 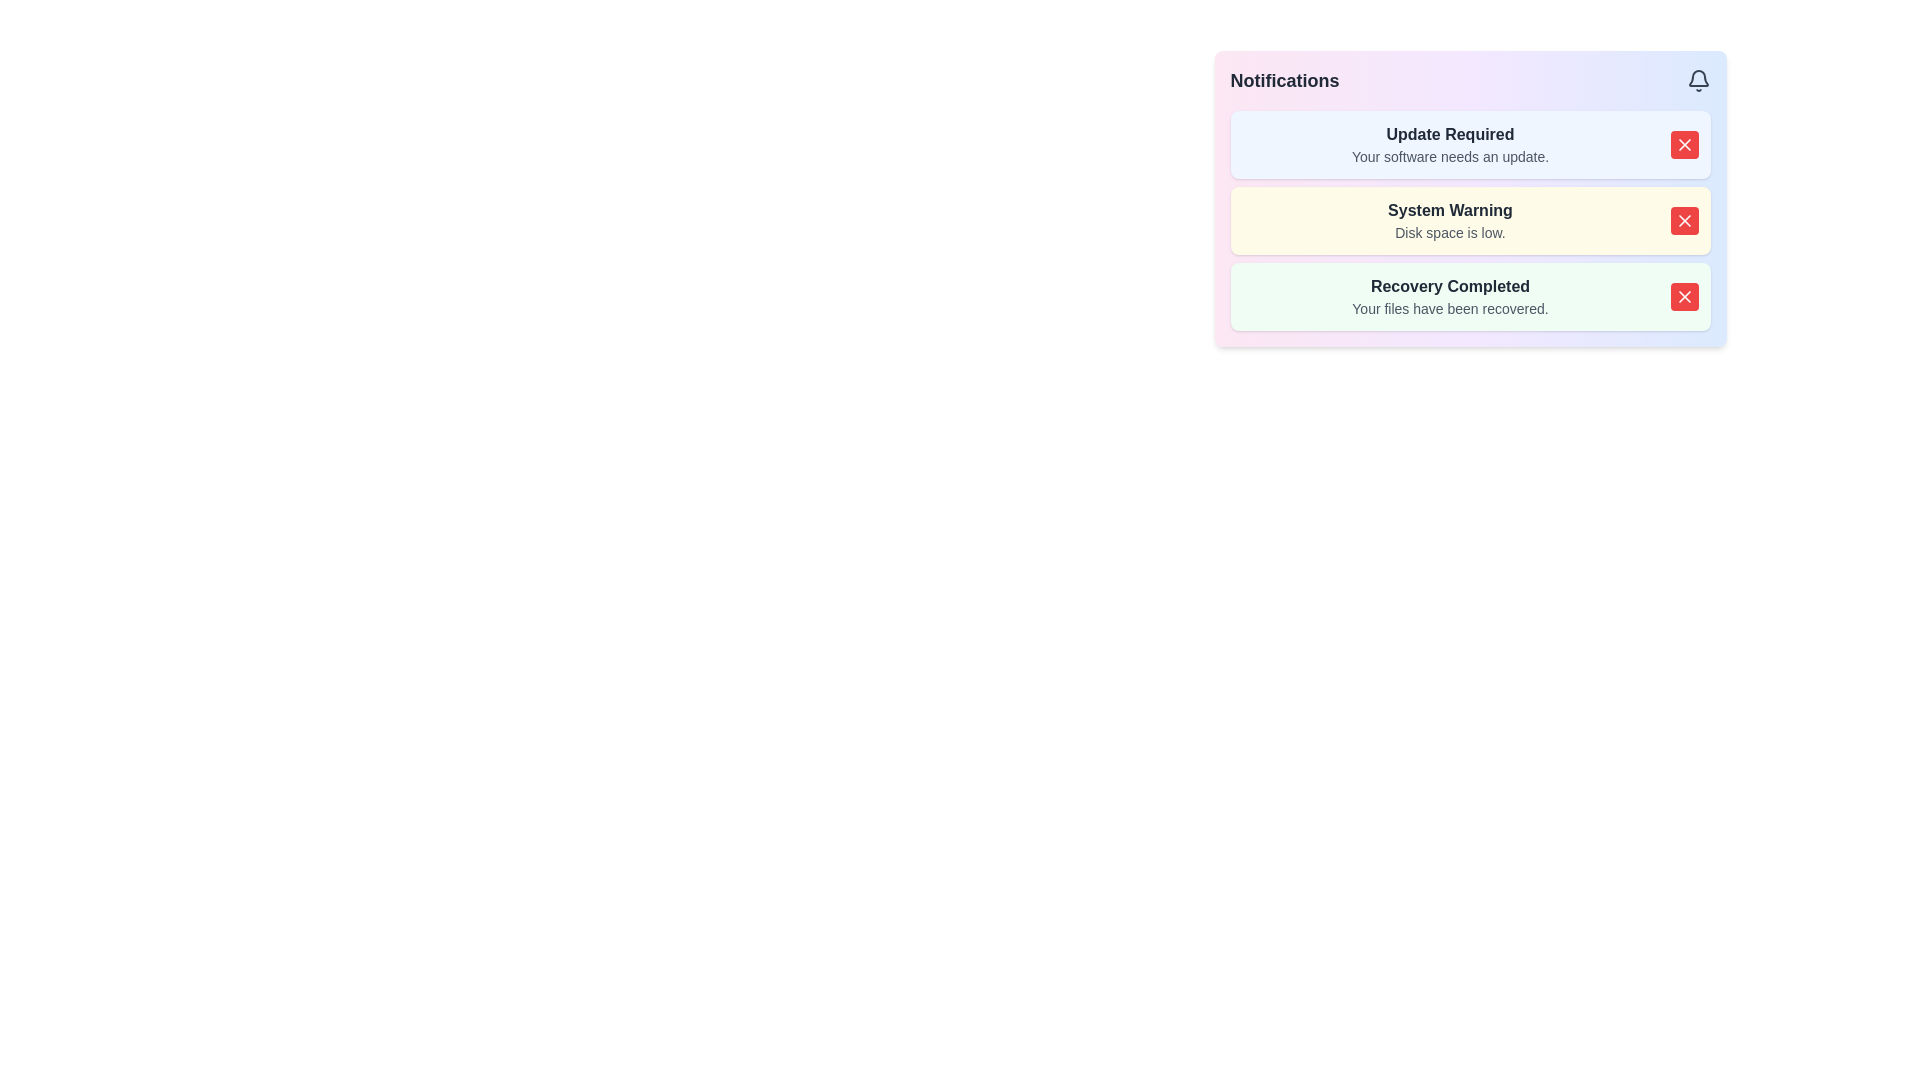 What do you see at coordinates (1450, 135) in the screenshot?
I see `the notification title Text Label that indicates a software update is required, located at the top-left section of the notification list` at bounding box center [1450, 135].